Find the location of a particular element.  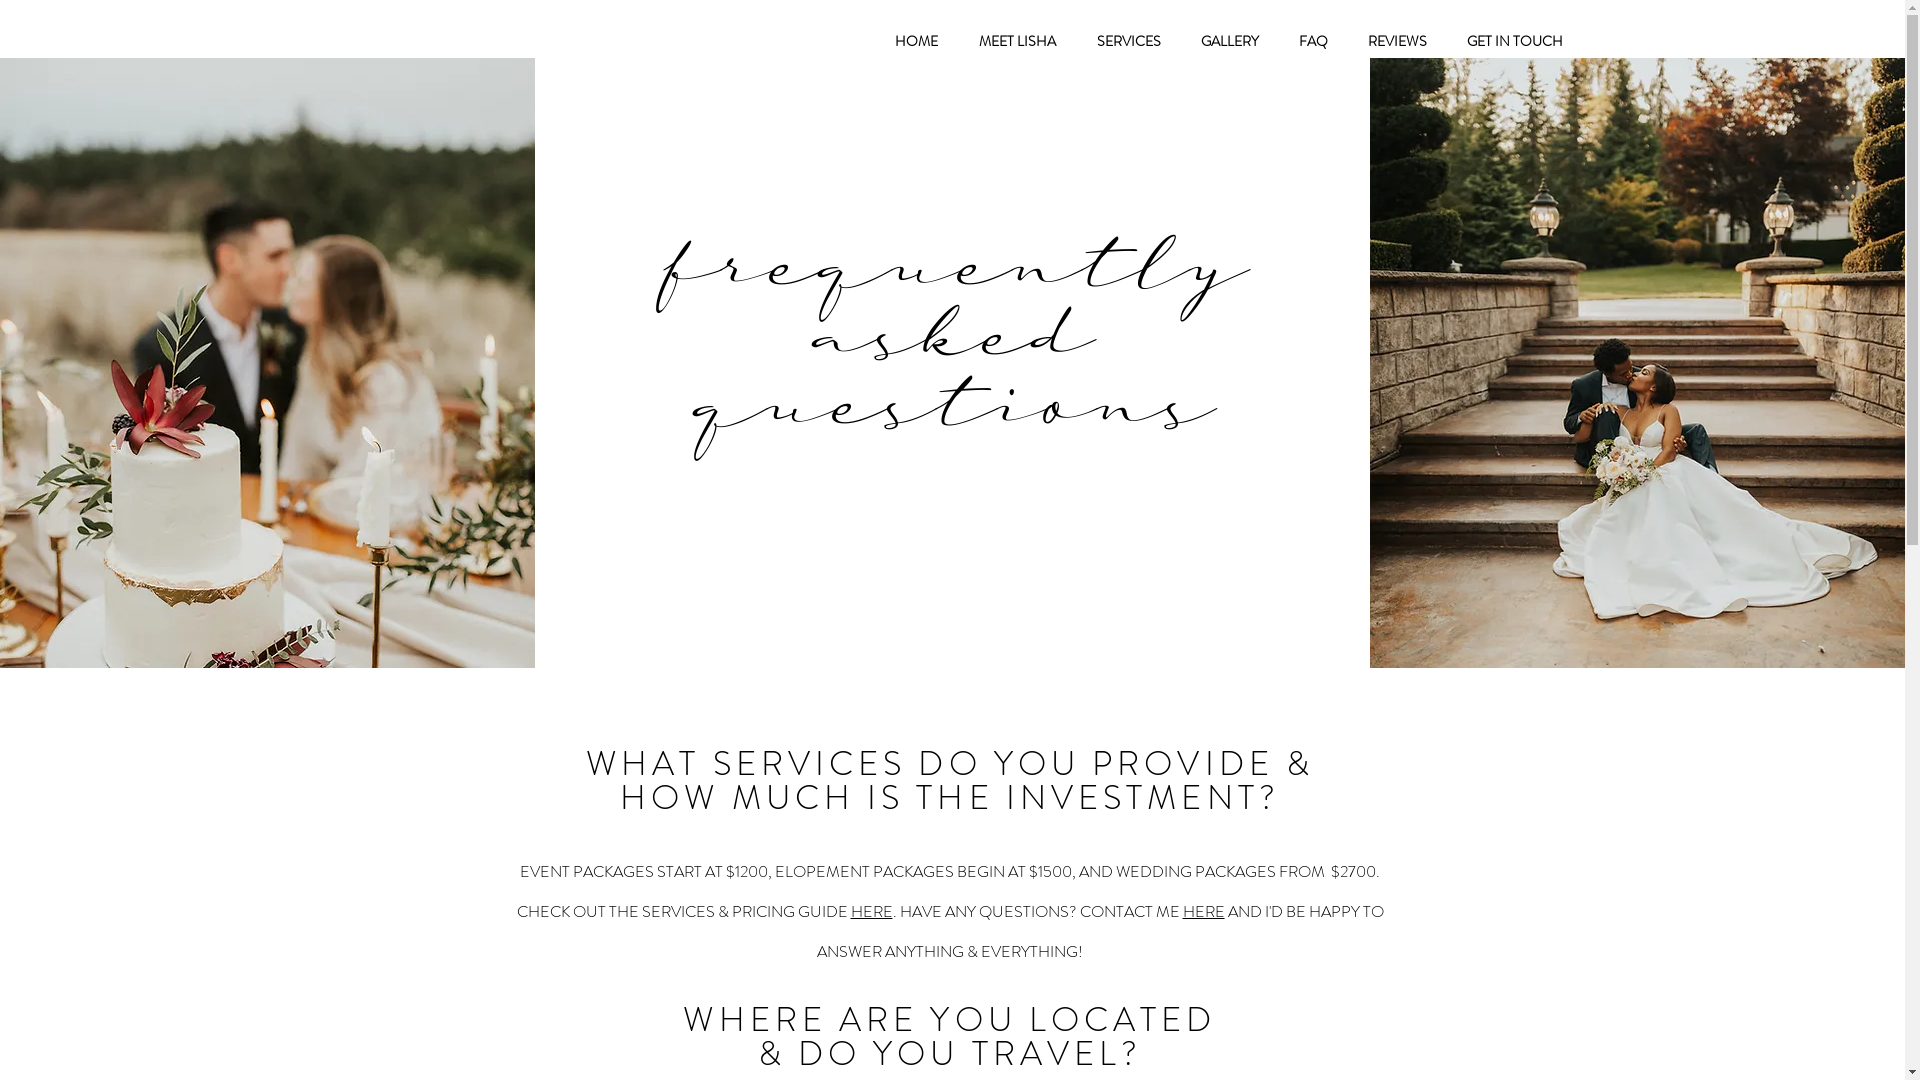

'REVIEWS' is located at coordinates (1348, 41).